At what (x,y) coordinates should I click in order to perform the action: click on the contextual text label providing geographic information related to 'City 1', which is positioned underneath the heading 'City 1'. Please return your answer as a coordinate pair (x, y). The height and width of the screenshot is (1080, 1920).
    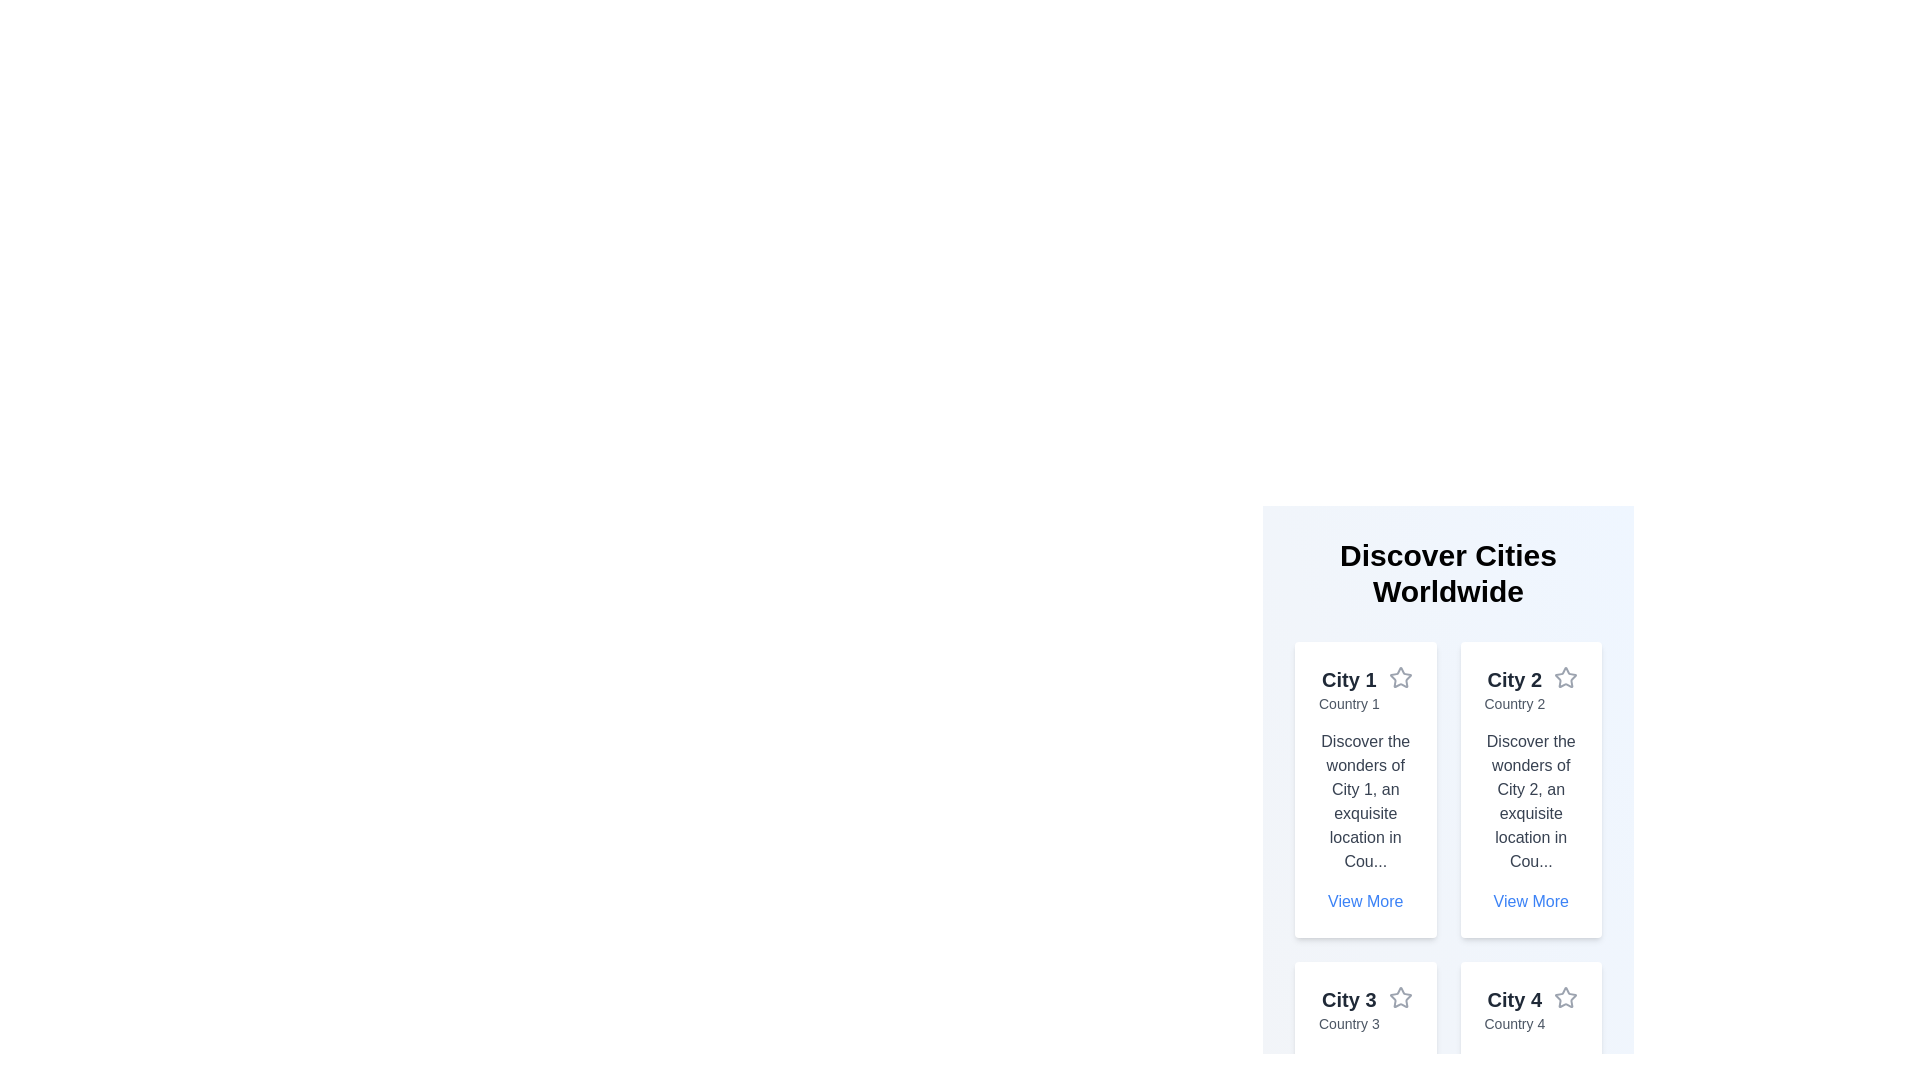
    Looking at the image, I should click on (1349, 703).